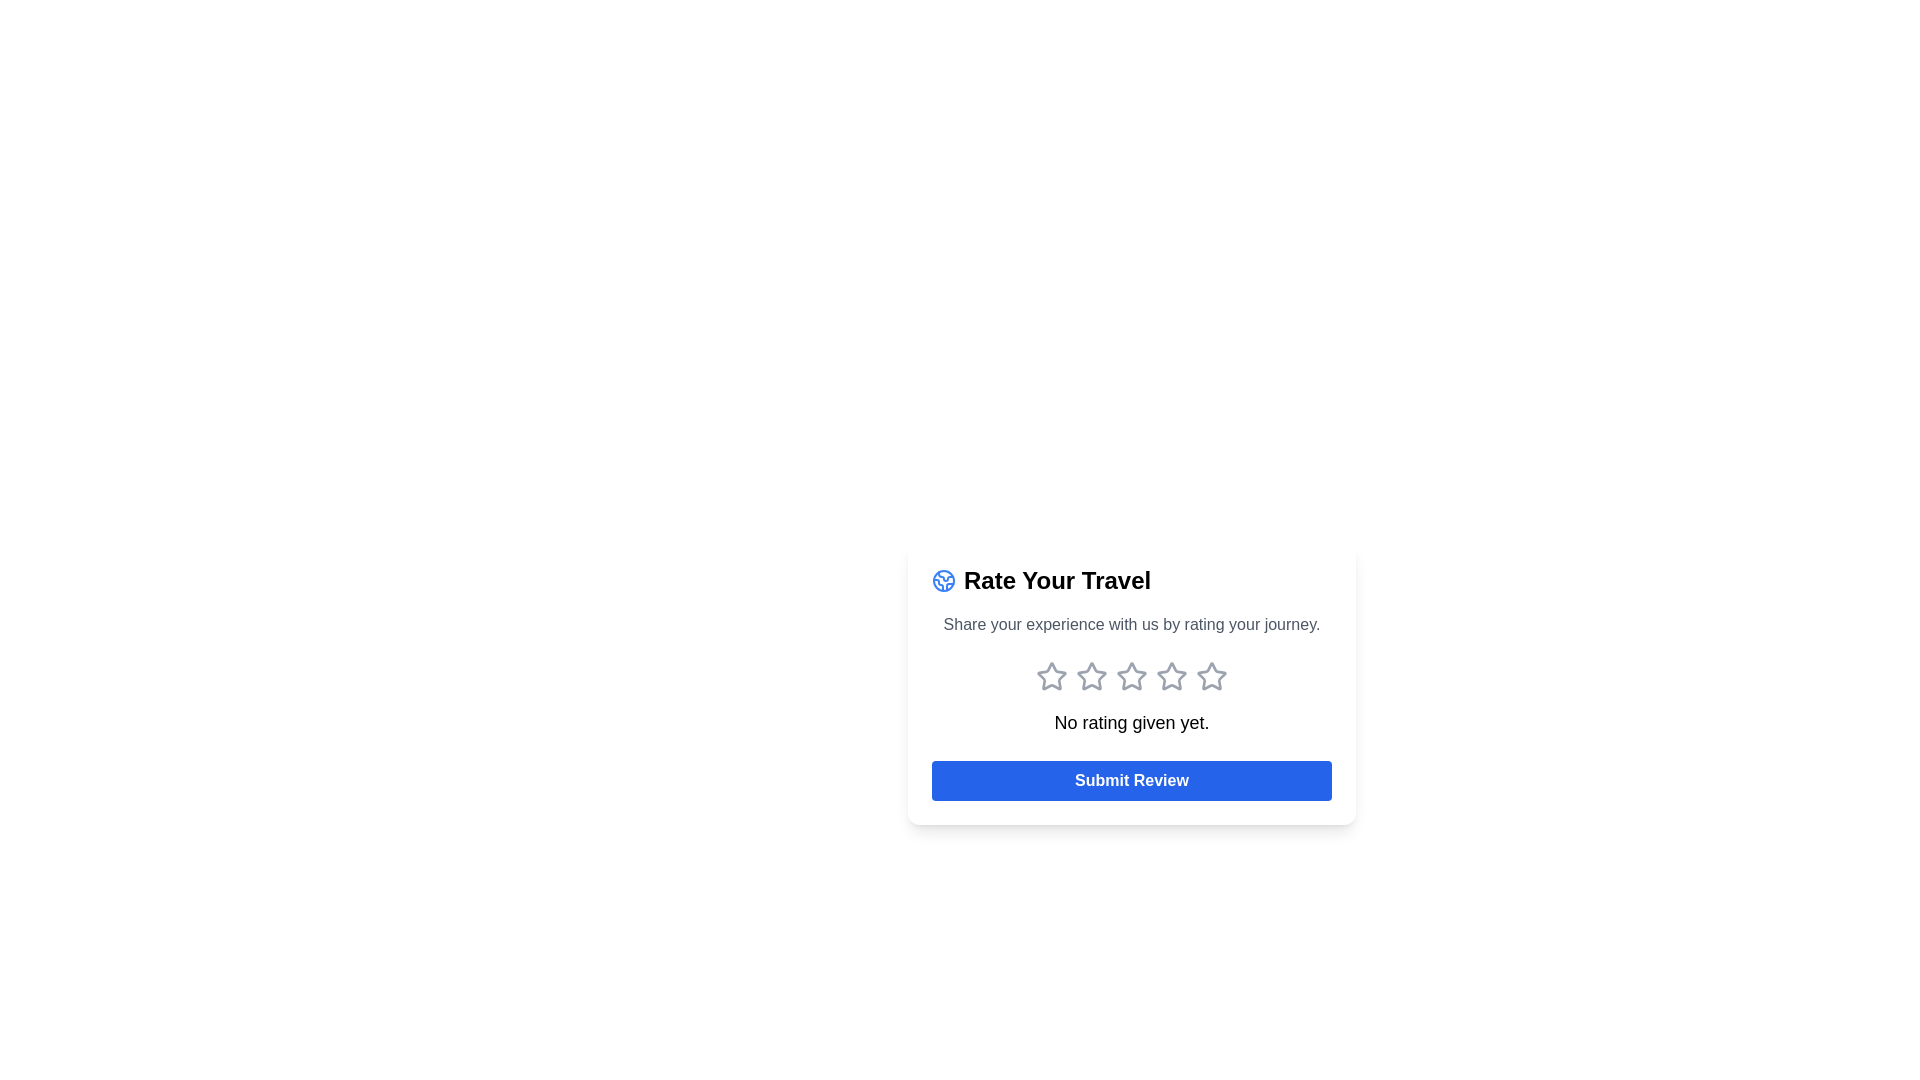 The width and height of the screenshot is (1920, 1080). What do you see at coordinates (1050, 675) in the screenshot?
I see `the first interactive star icon used for rating` at bounding box center [1050, 675].